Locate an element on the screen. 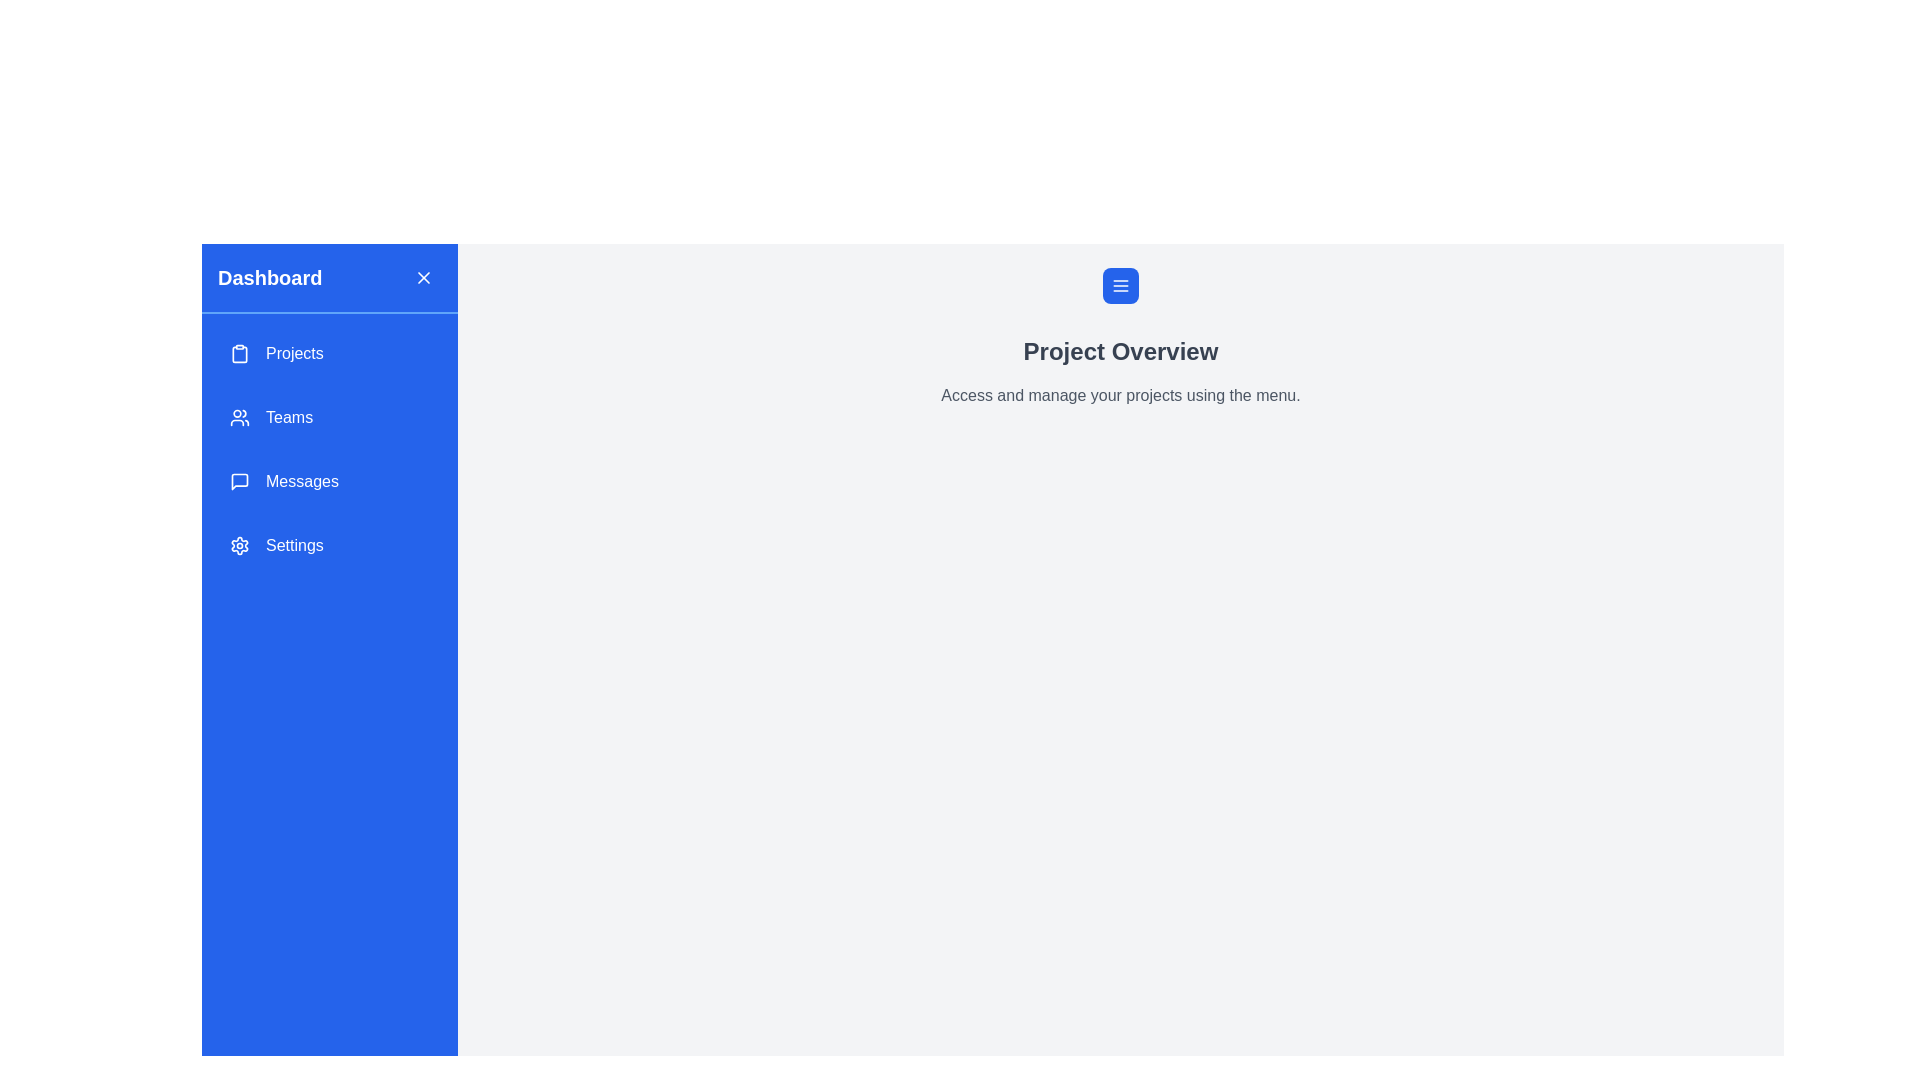 The image size is (1920, 1080). the decorative 'Settings' icon located to the left of the 'Settings' text label in the left sidebar menu is located at coordinates (240, 546).